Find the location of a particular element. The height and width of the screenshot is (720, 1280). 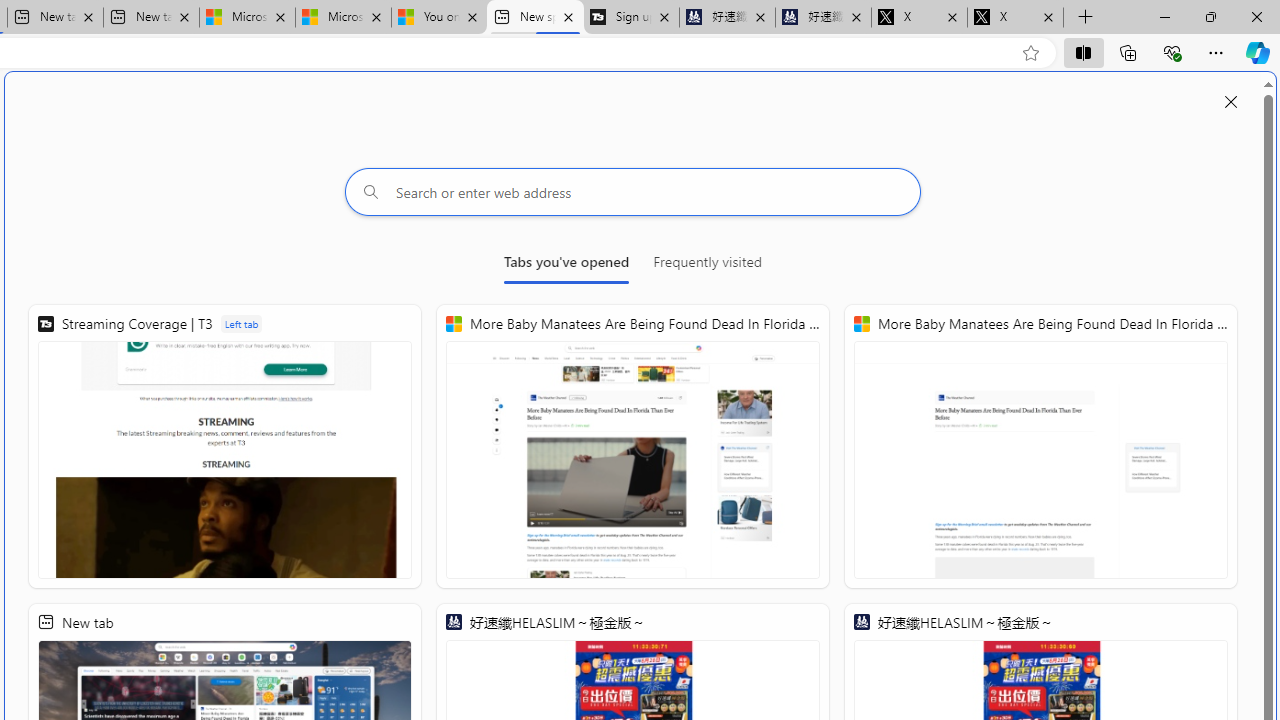

'New split screen' is located at coordinates (535, 17).